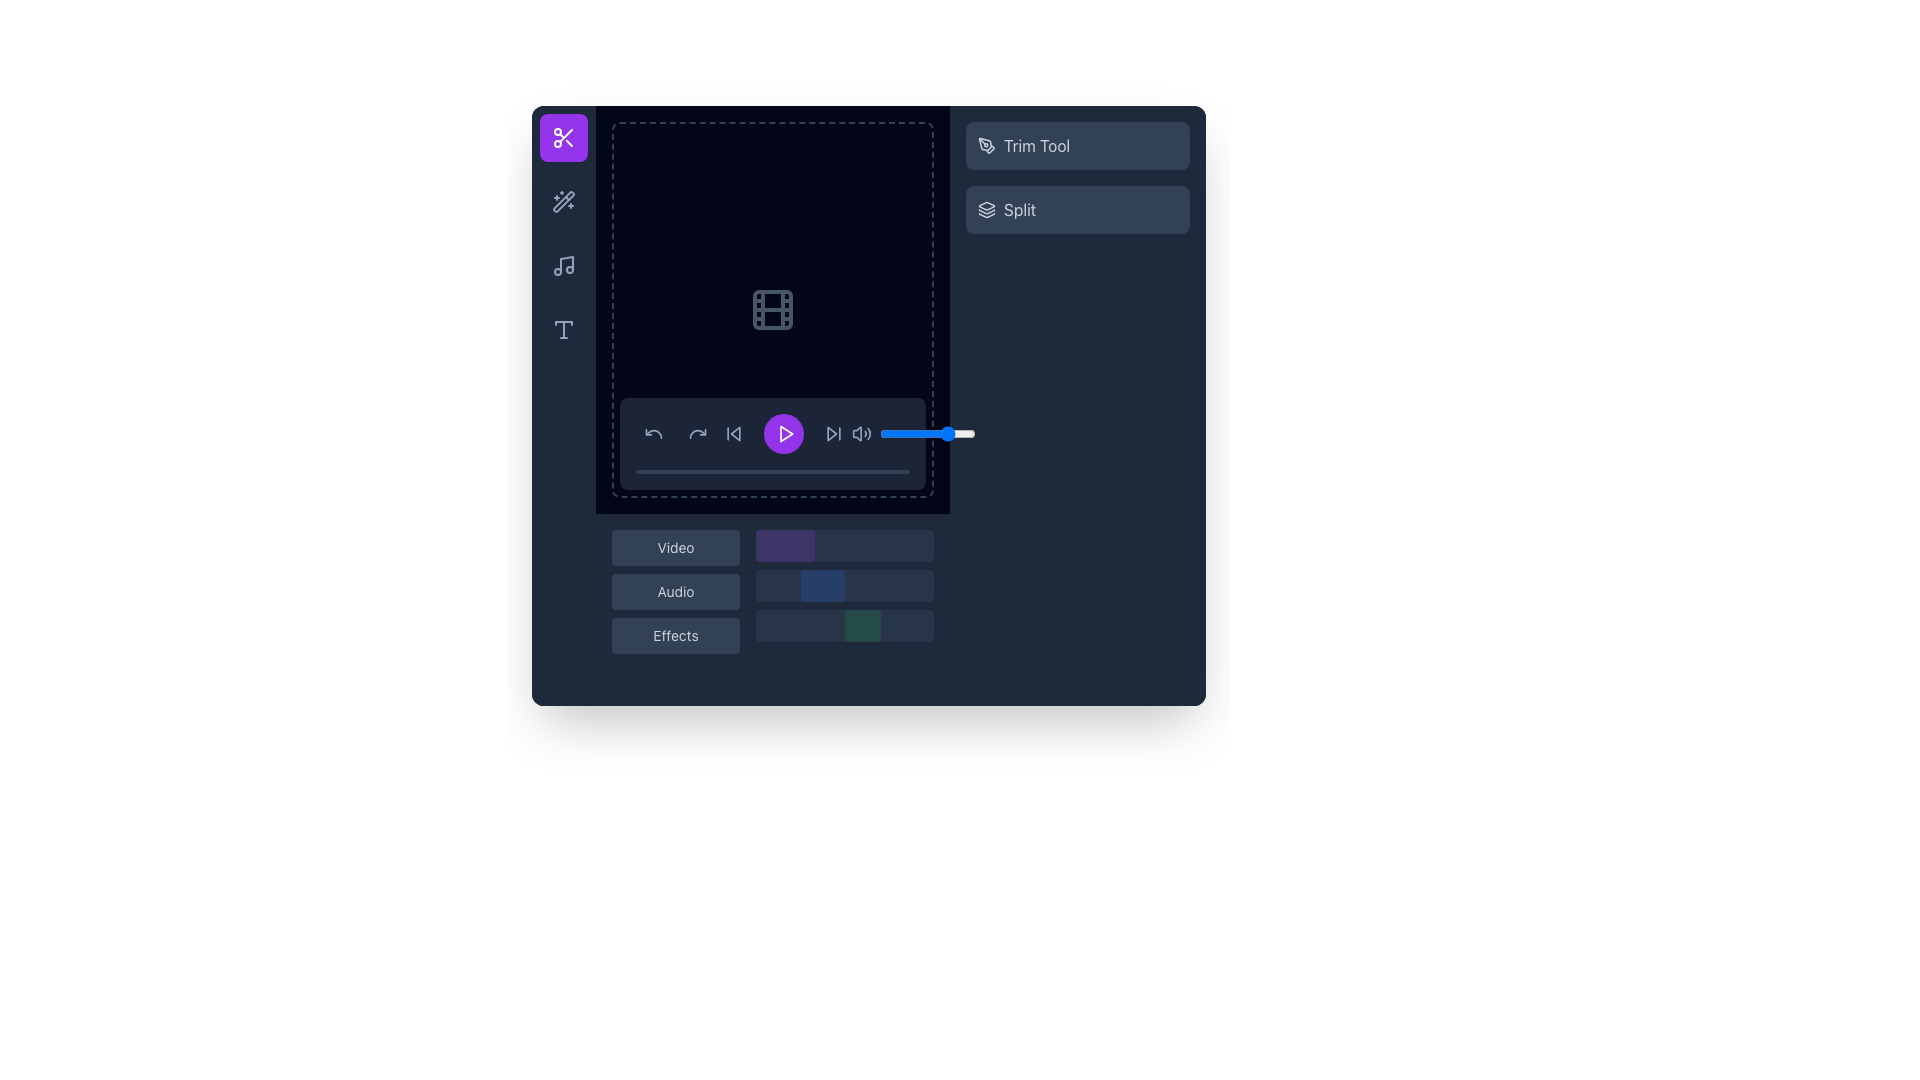 This screenshot has width=1920, height=1080. I want to click on the gray rounded rectangular button with sparkles and a wand icon located second from the top in the left sidebar, so click(563, 201).